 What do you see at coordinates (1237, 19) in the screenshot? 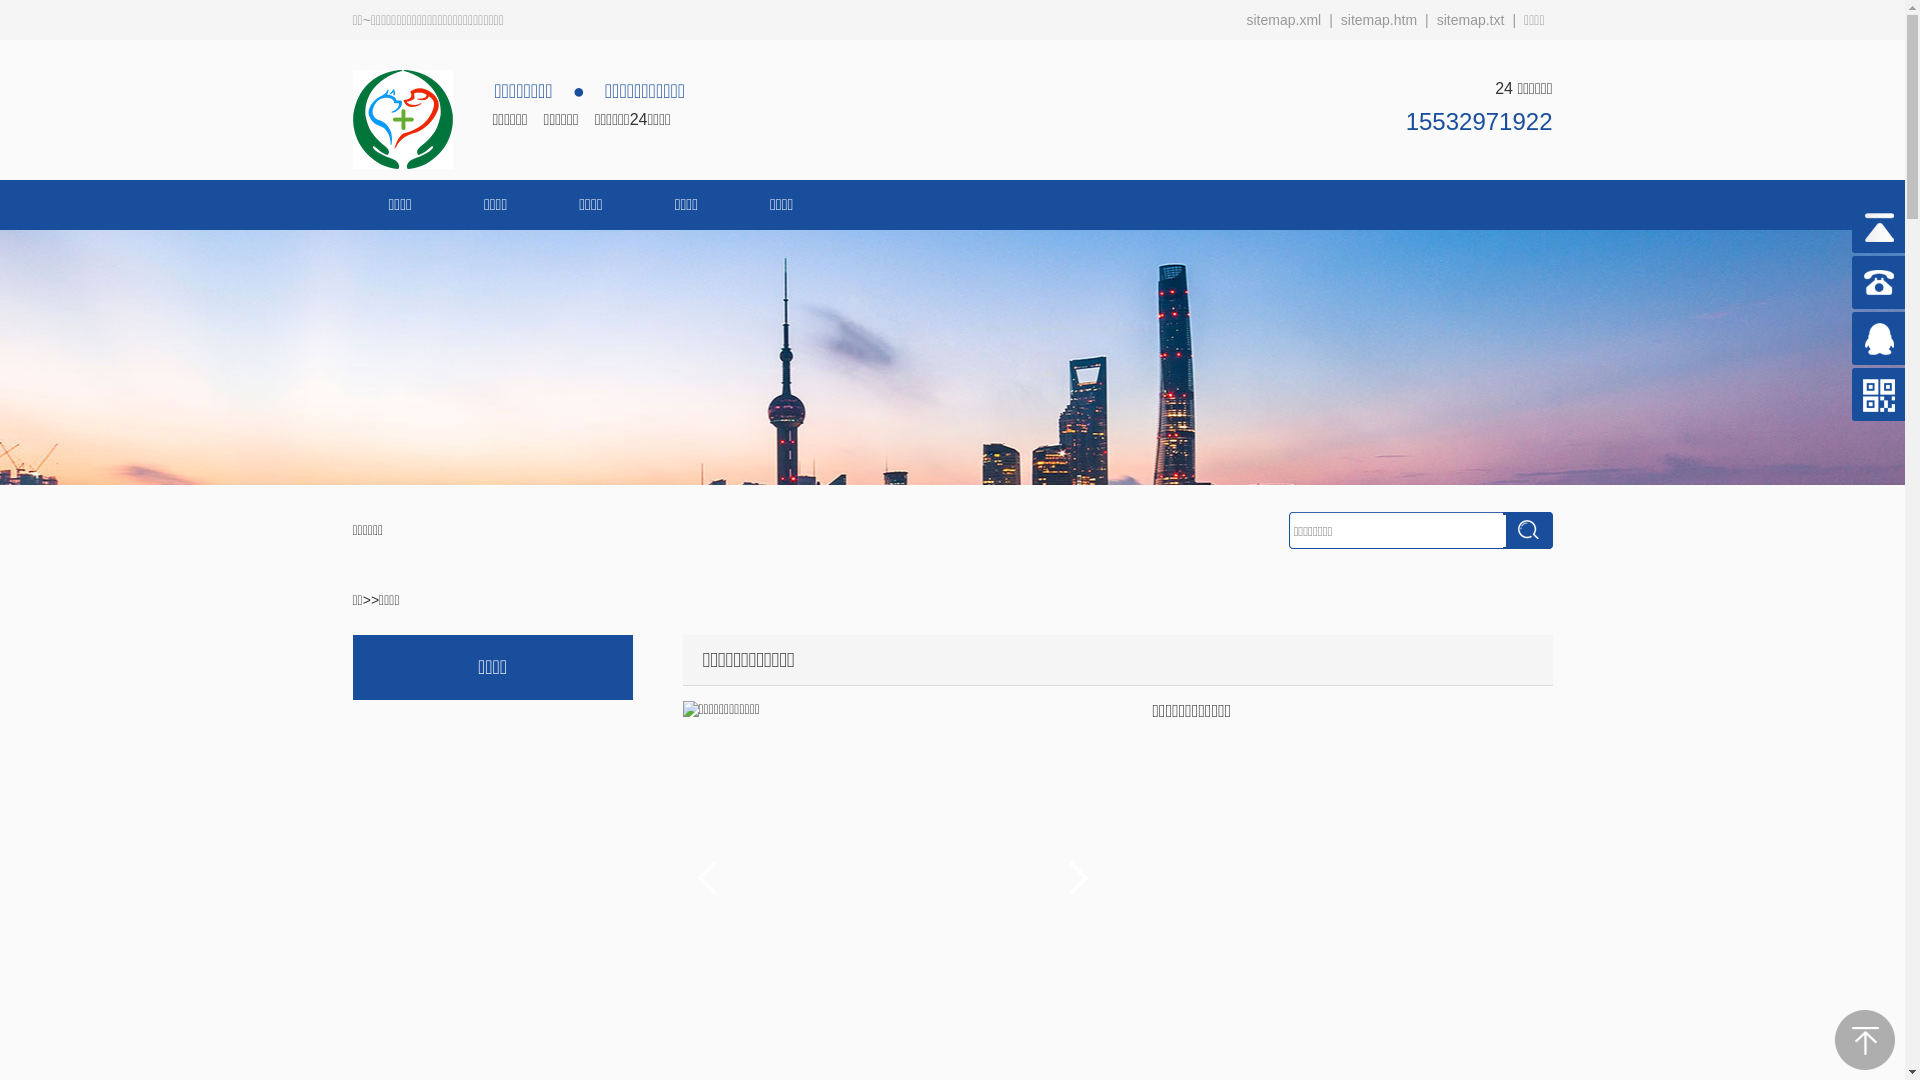
I see `'sitemap.xml'` at bounding box center [1237, 19].